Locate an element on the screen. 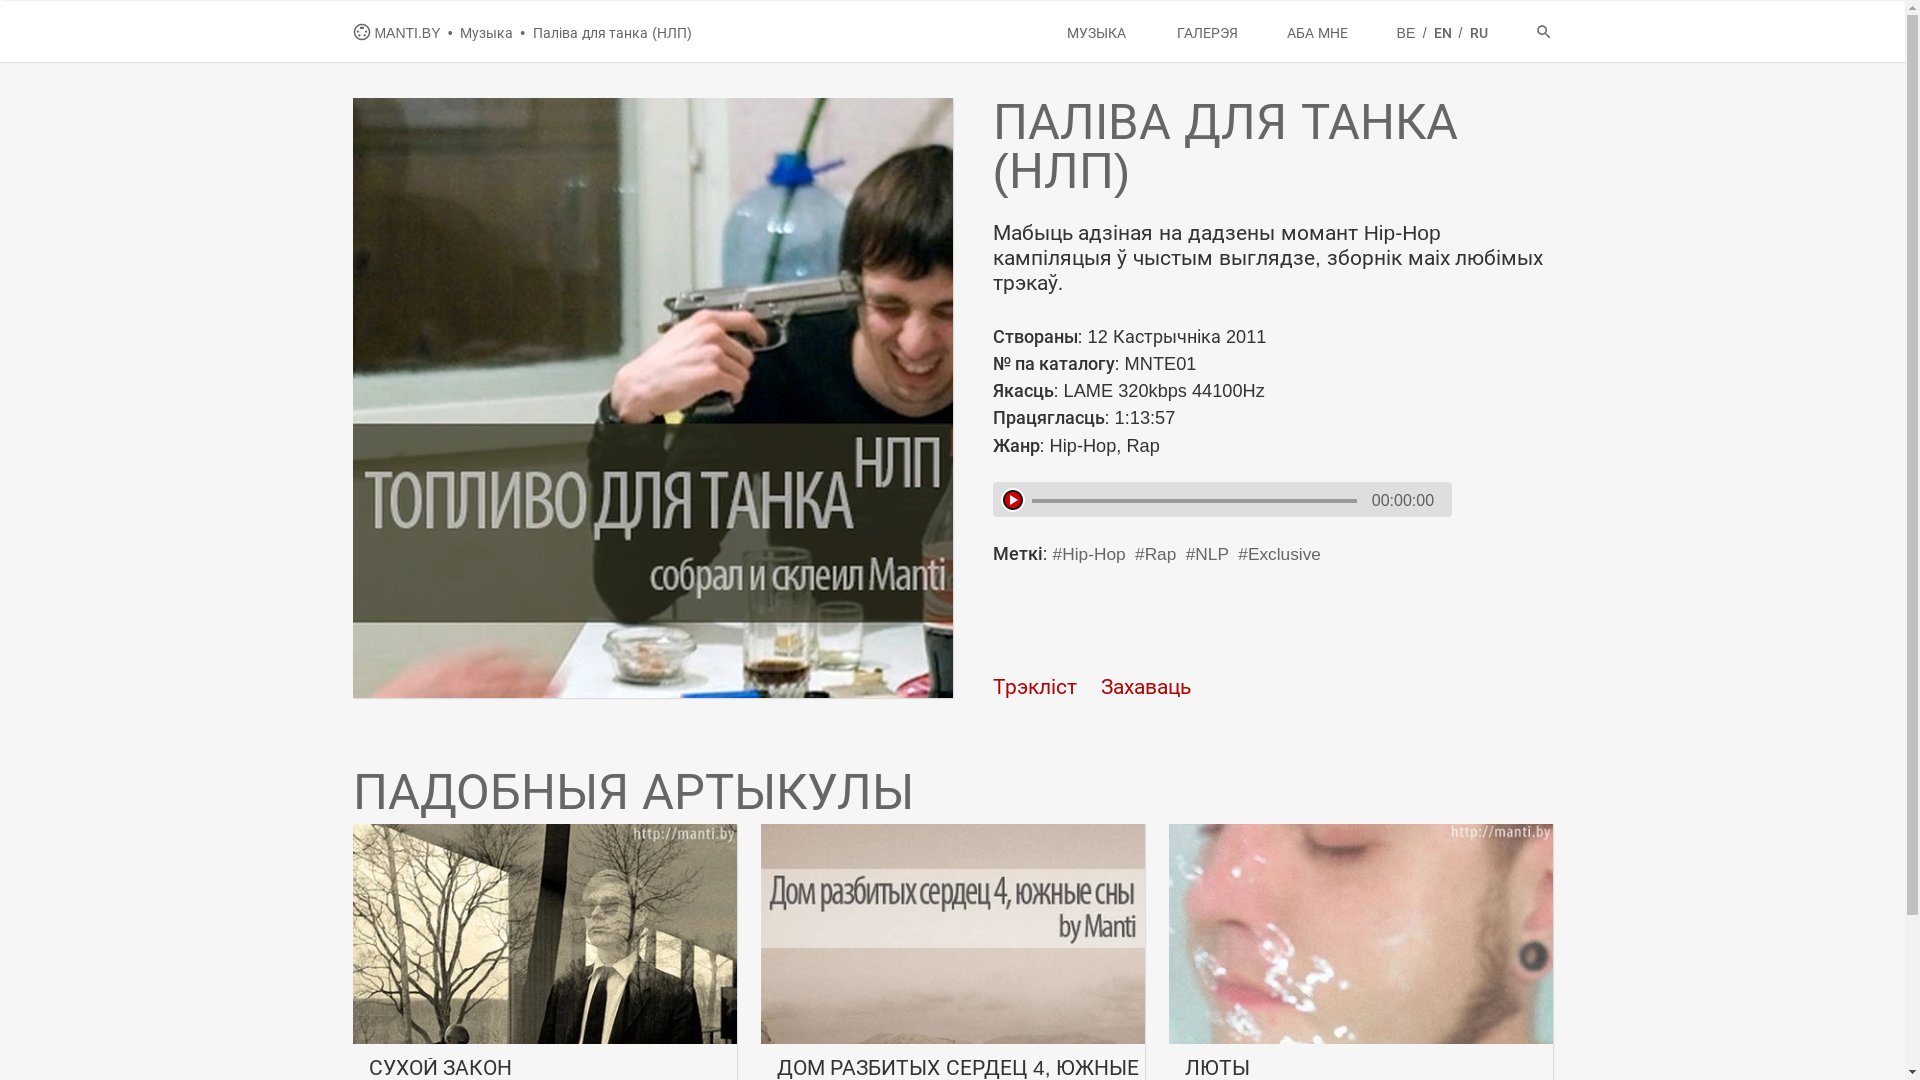 This screenshot has width=1920, height=1080. 'settings_input_svideo MANTI.BY' is located at coordinates (398, 33).